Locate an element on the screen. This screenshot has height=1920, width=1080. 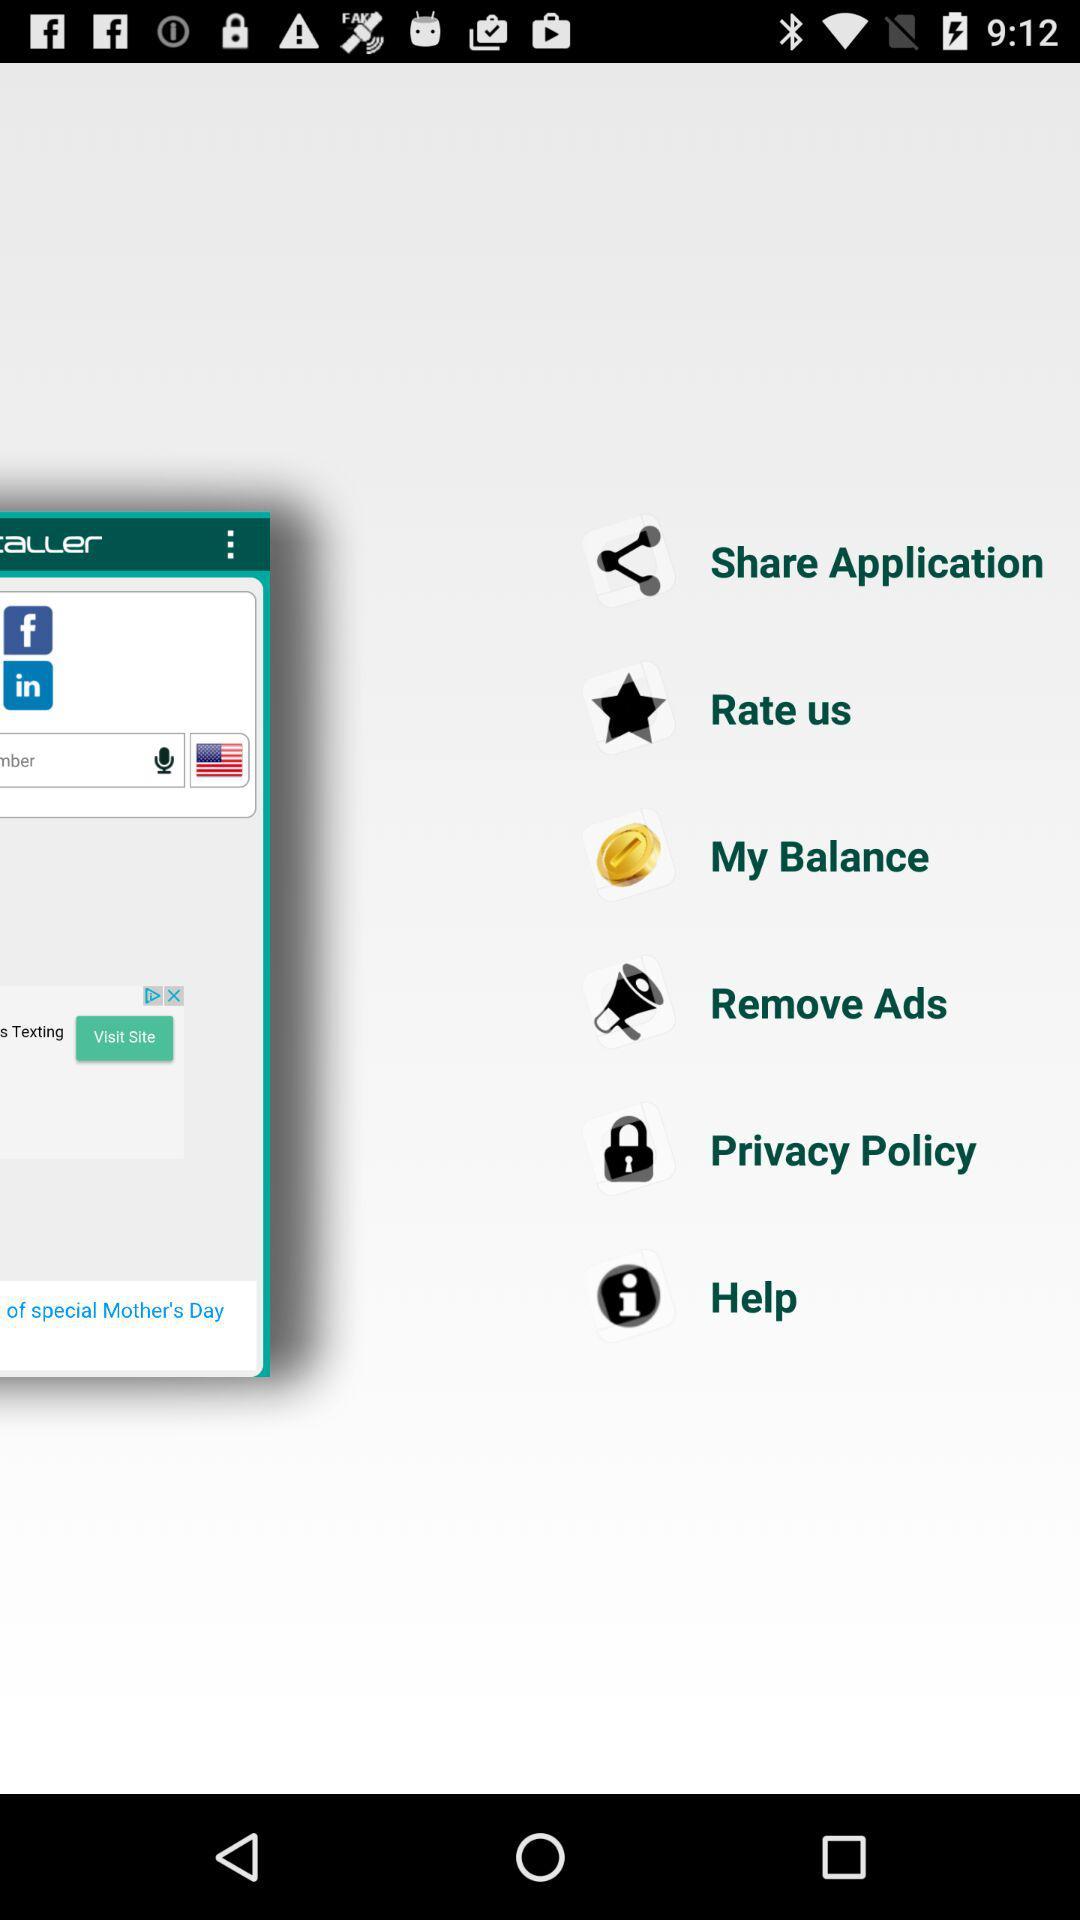
linkedin is located at coordinates (28, 685).